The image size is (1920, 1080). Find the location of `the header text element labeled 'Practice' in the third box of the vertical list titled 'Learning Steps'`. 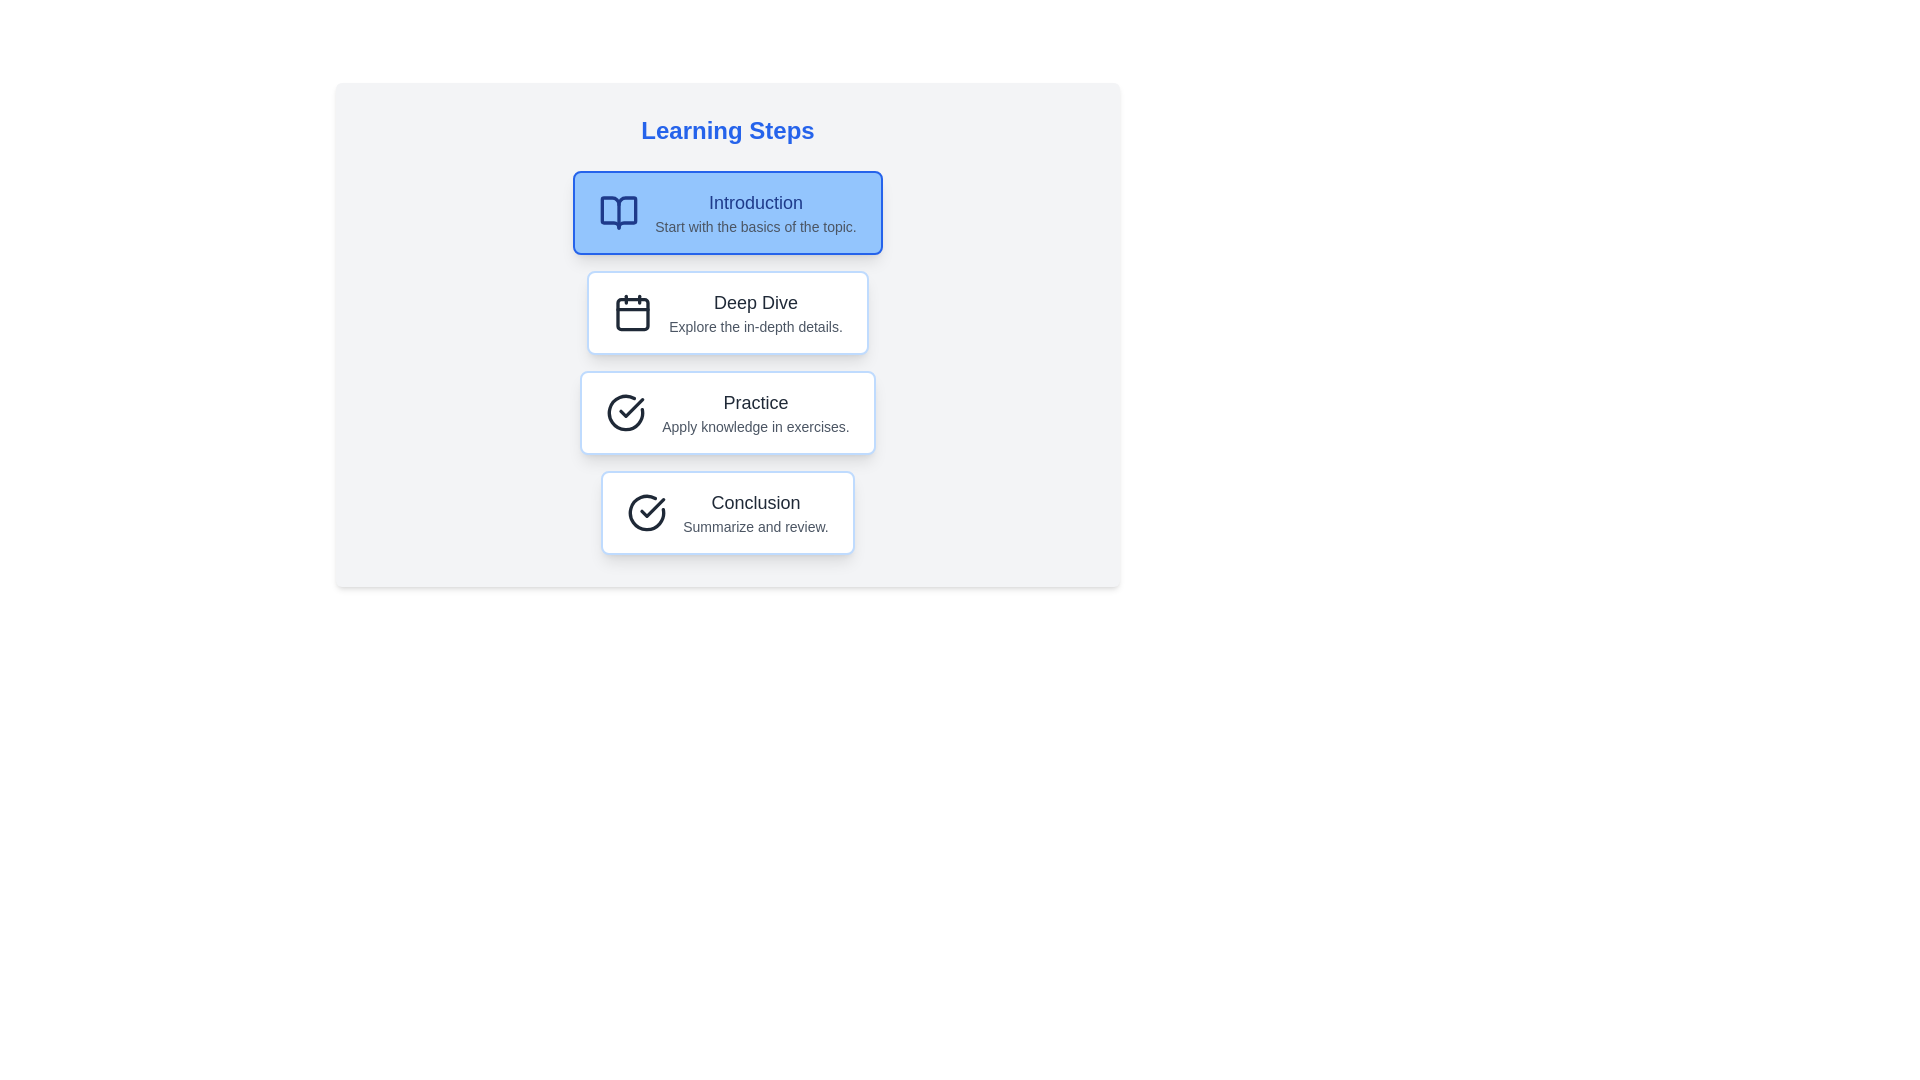

the header text element labeled 'Practice' in the third box of the vertical list titled 'Learning Steps' is located at coordinates (754, 402).